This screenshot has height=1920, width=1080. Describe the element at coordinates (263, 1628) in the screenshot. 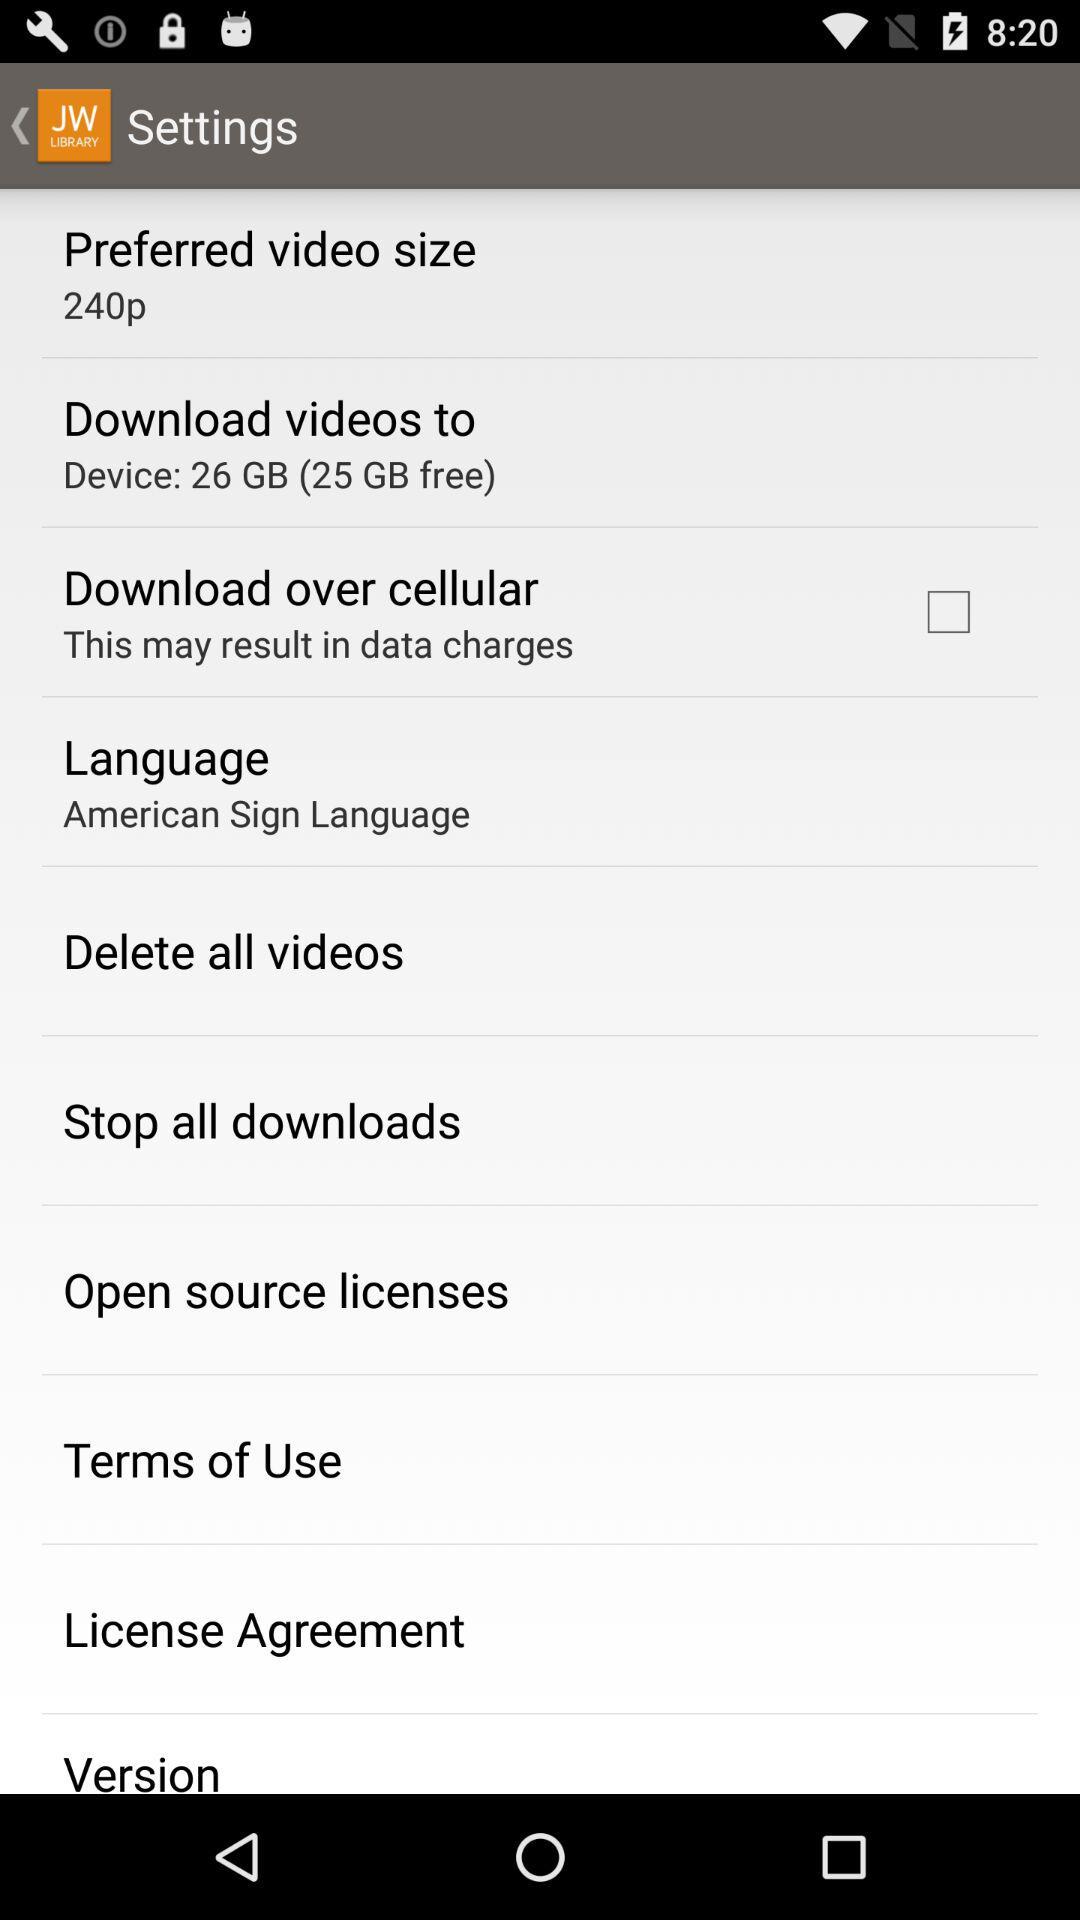

I see `the app below terms of use icon` at that location.